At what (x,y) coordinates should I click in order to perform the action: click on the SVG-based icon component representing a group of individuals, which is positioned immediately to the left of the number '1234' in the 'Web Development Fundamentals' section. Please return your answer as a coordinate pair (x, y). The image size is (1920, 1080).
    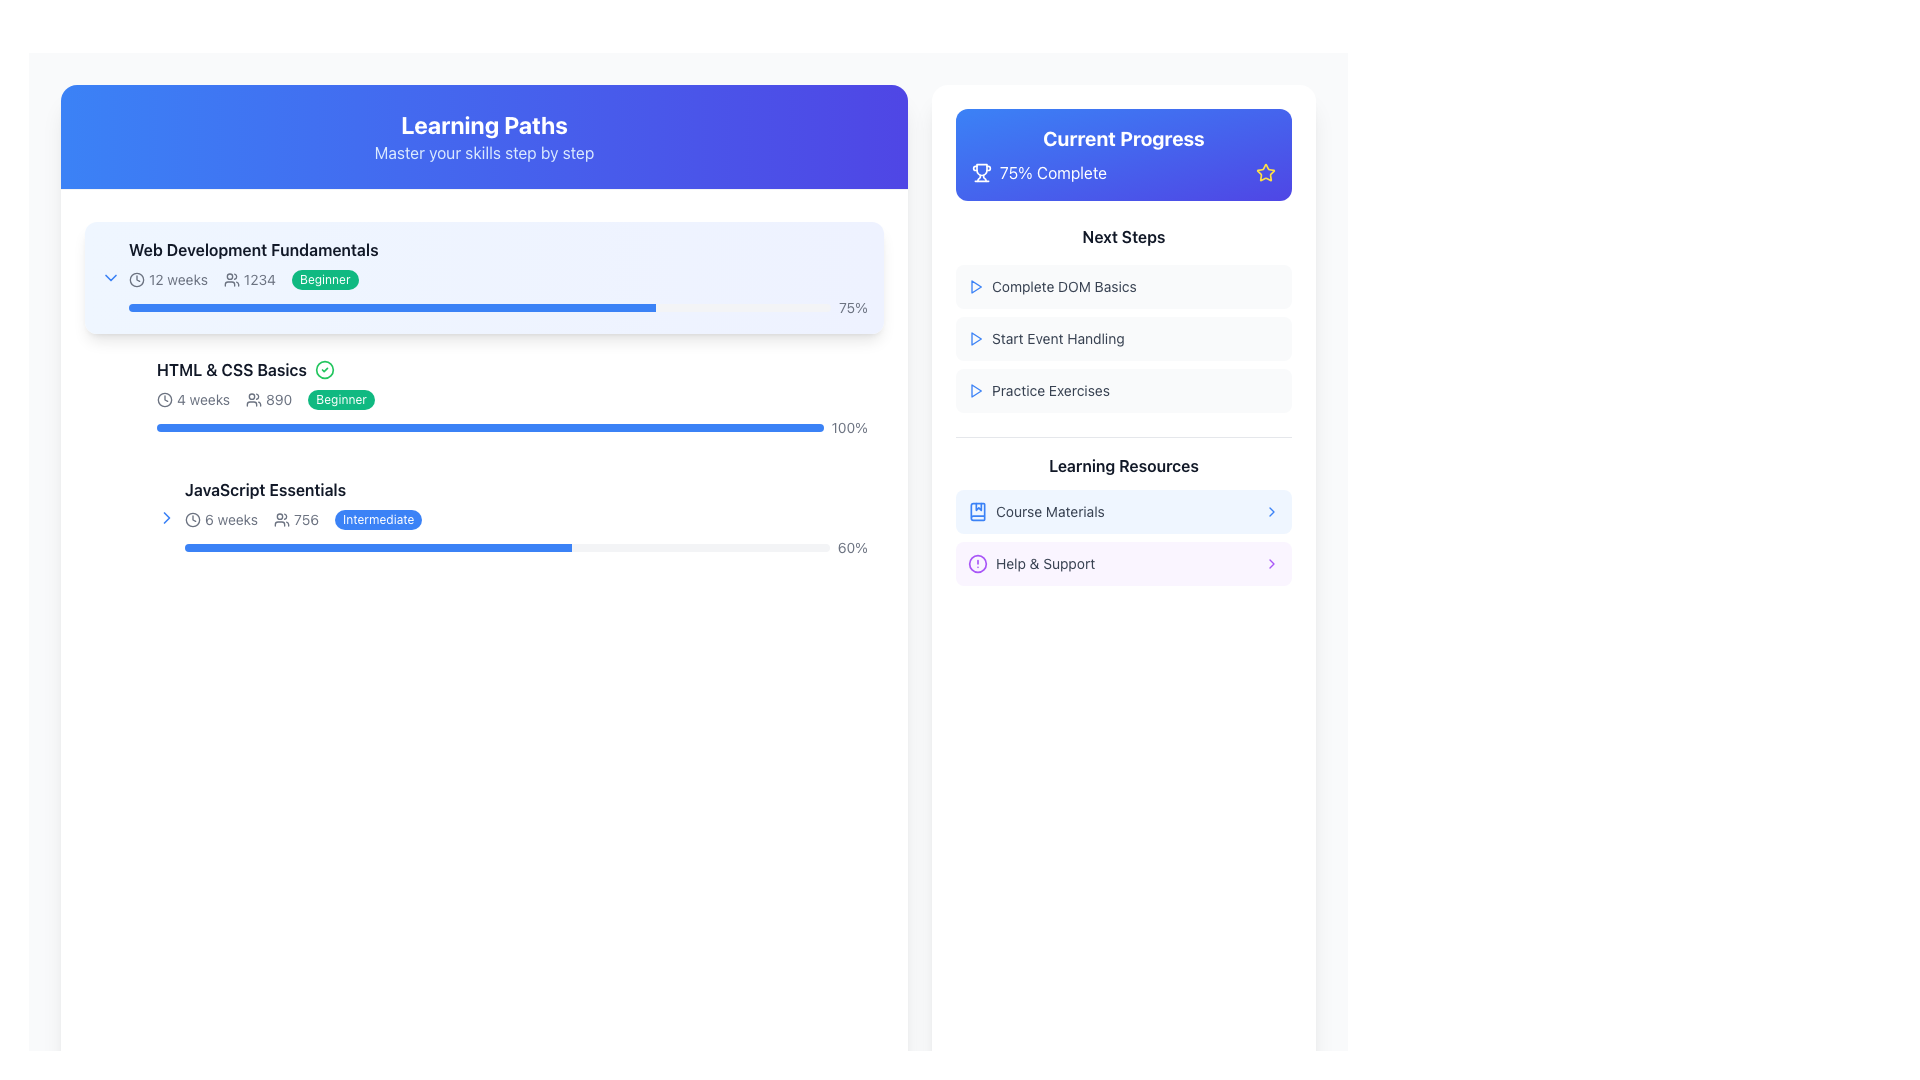
    Looking at the image, I should click on (231, 280).